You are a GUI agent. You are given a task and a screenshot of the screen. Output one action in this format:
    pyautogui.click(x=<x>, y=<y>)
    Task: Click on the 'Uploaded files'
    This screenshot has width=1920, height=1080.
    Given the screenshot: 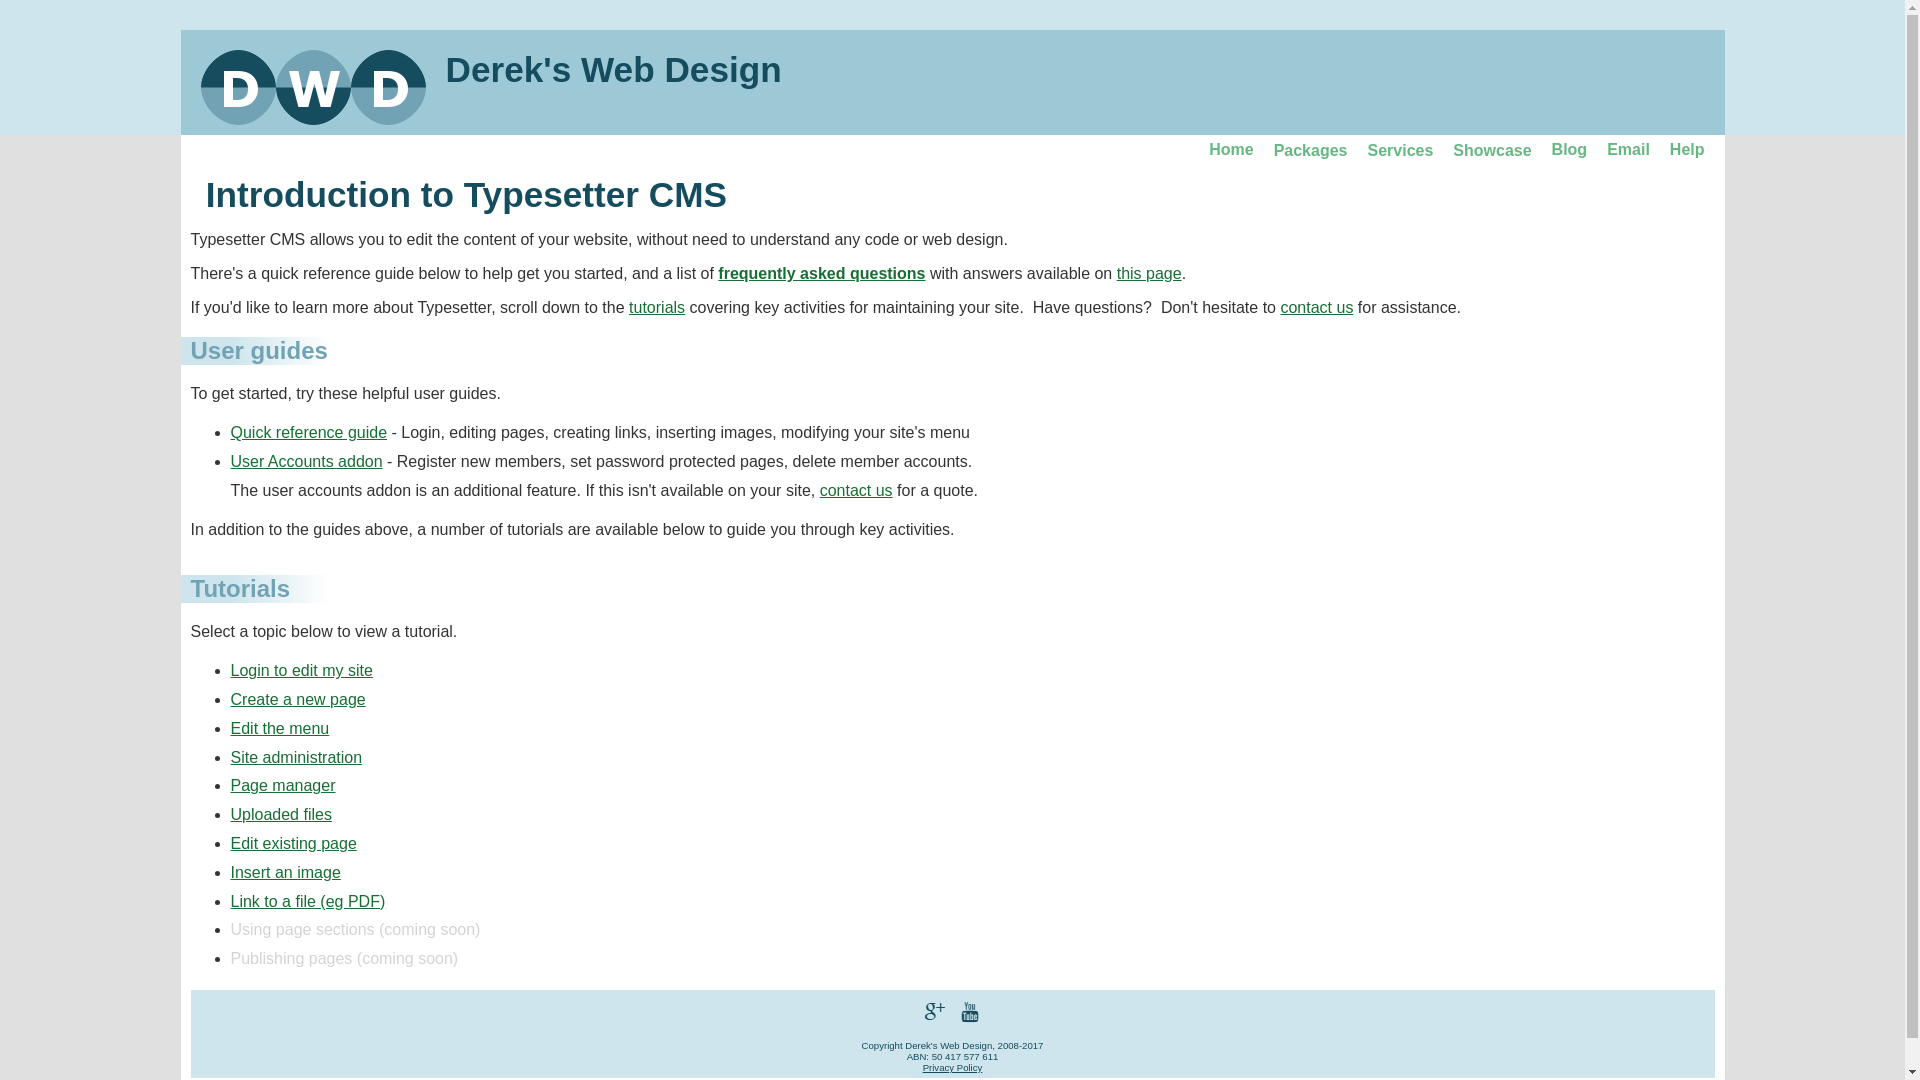 What is the action you would take?
    pyautogui.click(x=279, y=814)
    